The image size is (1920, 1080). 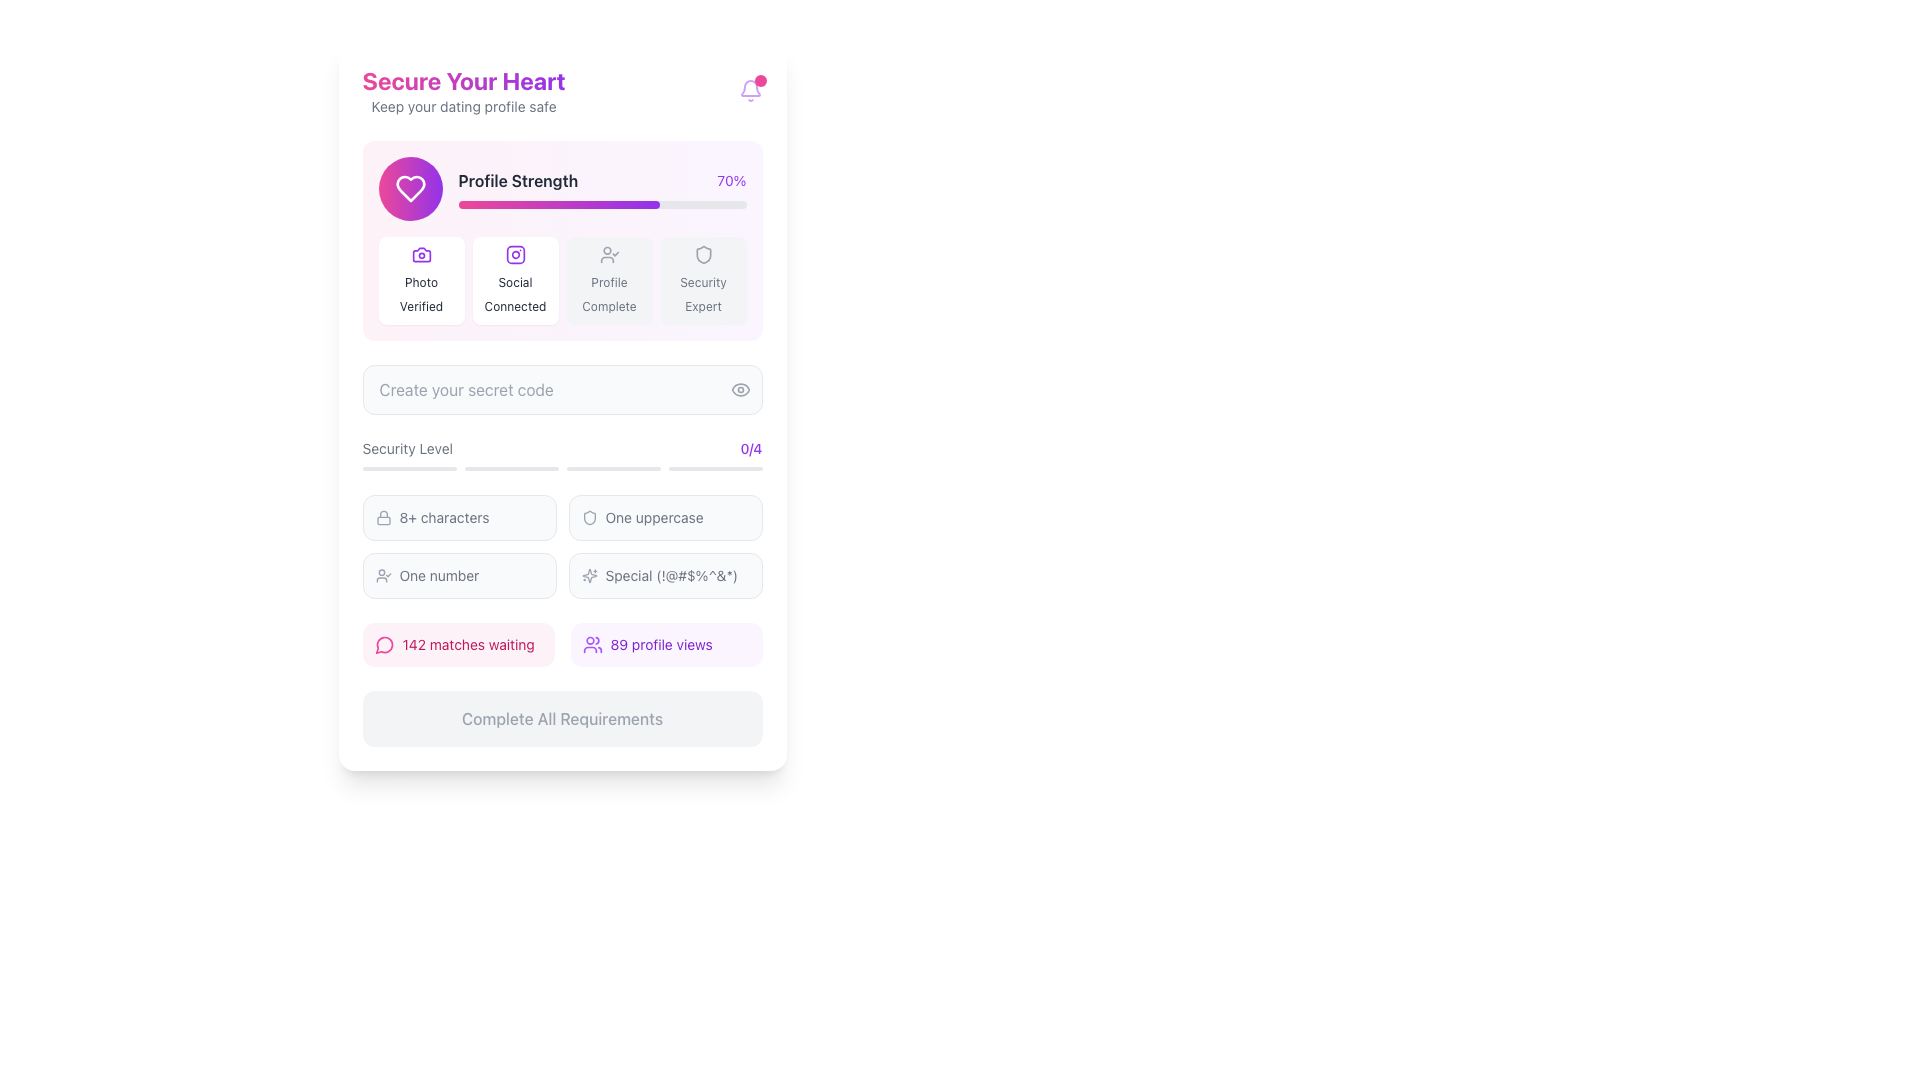 I want to click on the profile strength indicator element, which features a circular icon with a gradient background transitioning from pink to purple, a heart symbol in the center, bold text 'Profile Strength', and a numeric percentage '70%' with a partially filled progress bar below, so click(x=561, y=189).